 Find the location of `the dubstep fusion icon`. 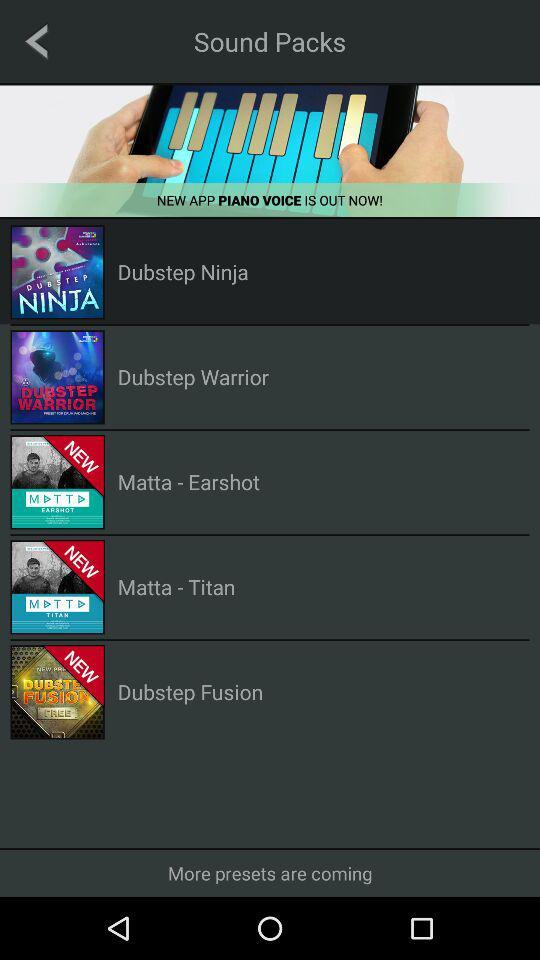

the dubstep fusion icon is located at coordinates (190, 691).